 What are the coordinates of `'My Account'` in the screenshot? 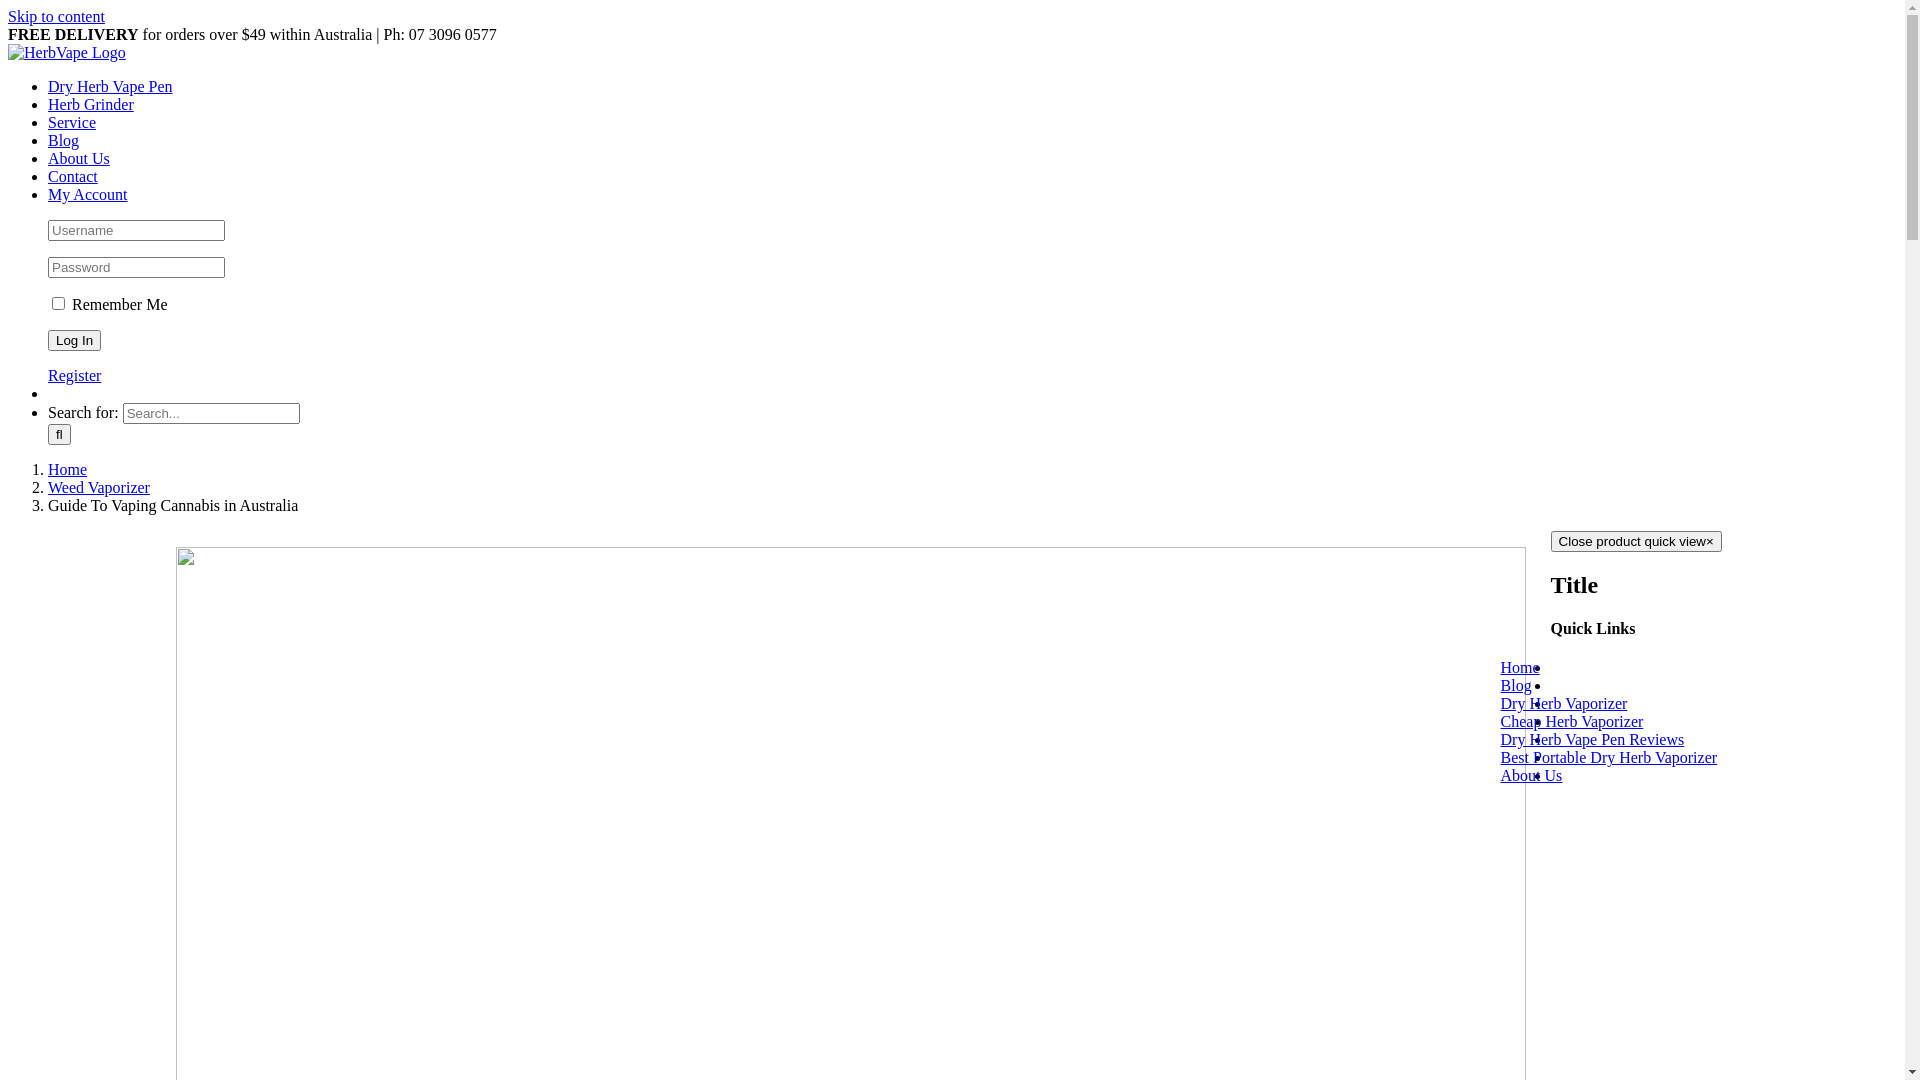 It's located at (86, 194).